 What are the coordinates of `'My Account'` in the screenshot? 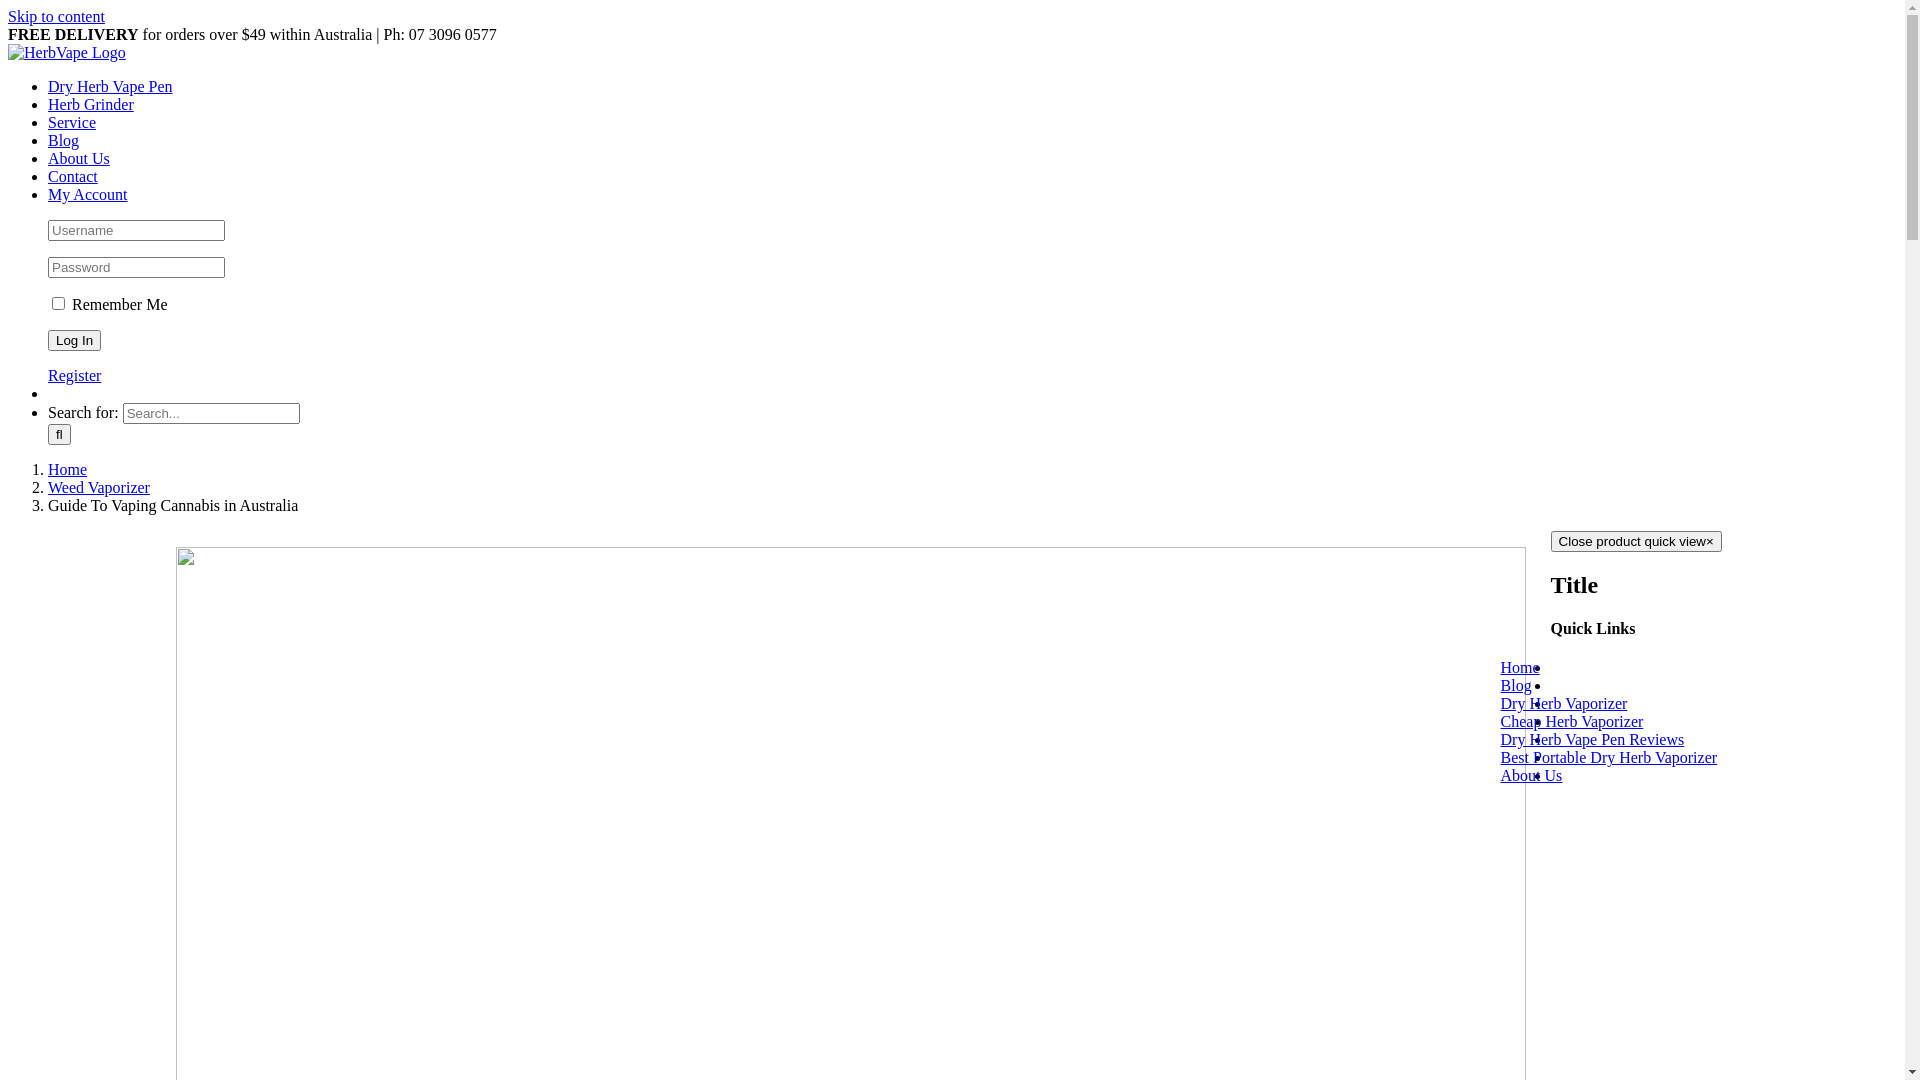 It's located at (86, 194).